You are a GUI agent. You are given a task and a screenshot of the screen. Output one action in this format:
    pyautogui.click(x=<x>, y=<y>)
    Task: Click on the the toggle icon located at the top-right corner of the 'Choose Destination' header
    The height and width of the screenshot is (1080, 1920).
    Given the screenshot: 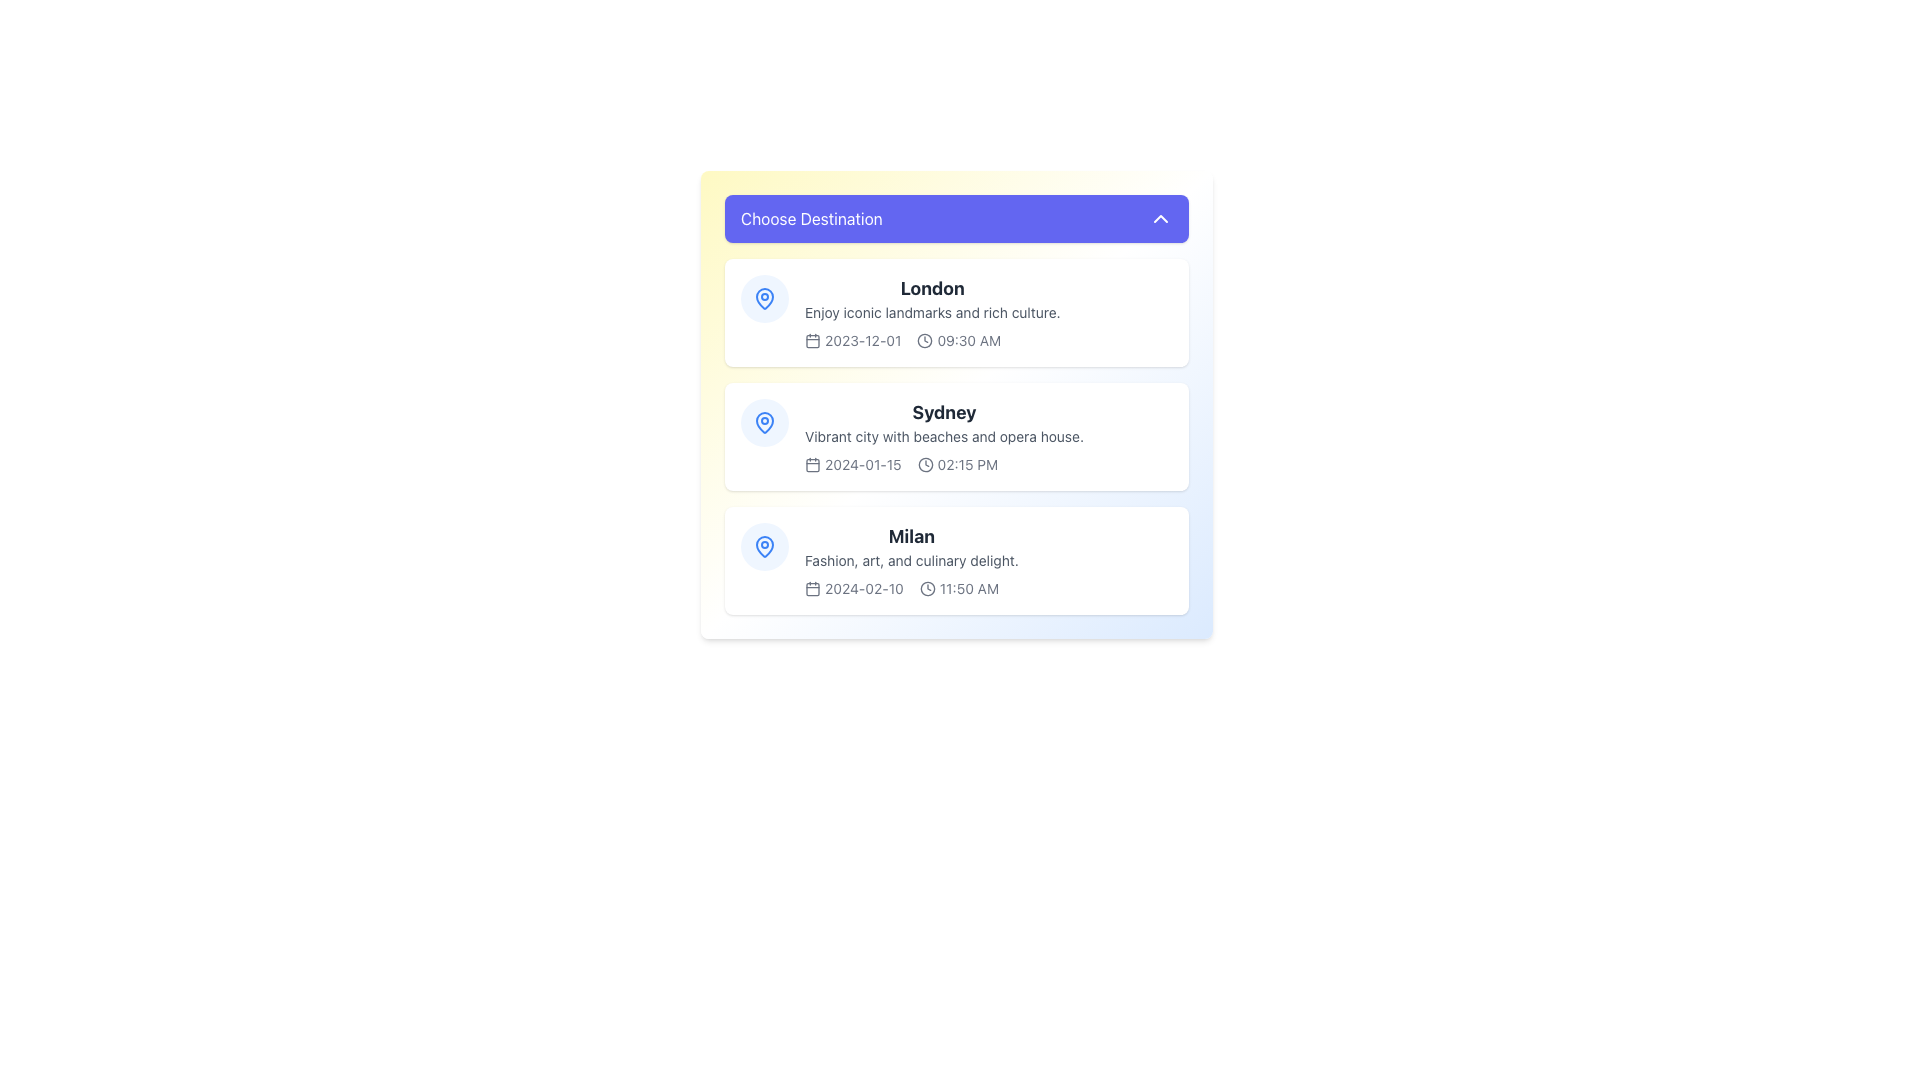 What is the action you would take?
    pyautogui.click(x=1161, y=219)
    